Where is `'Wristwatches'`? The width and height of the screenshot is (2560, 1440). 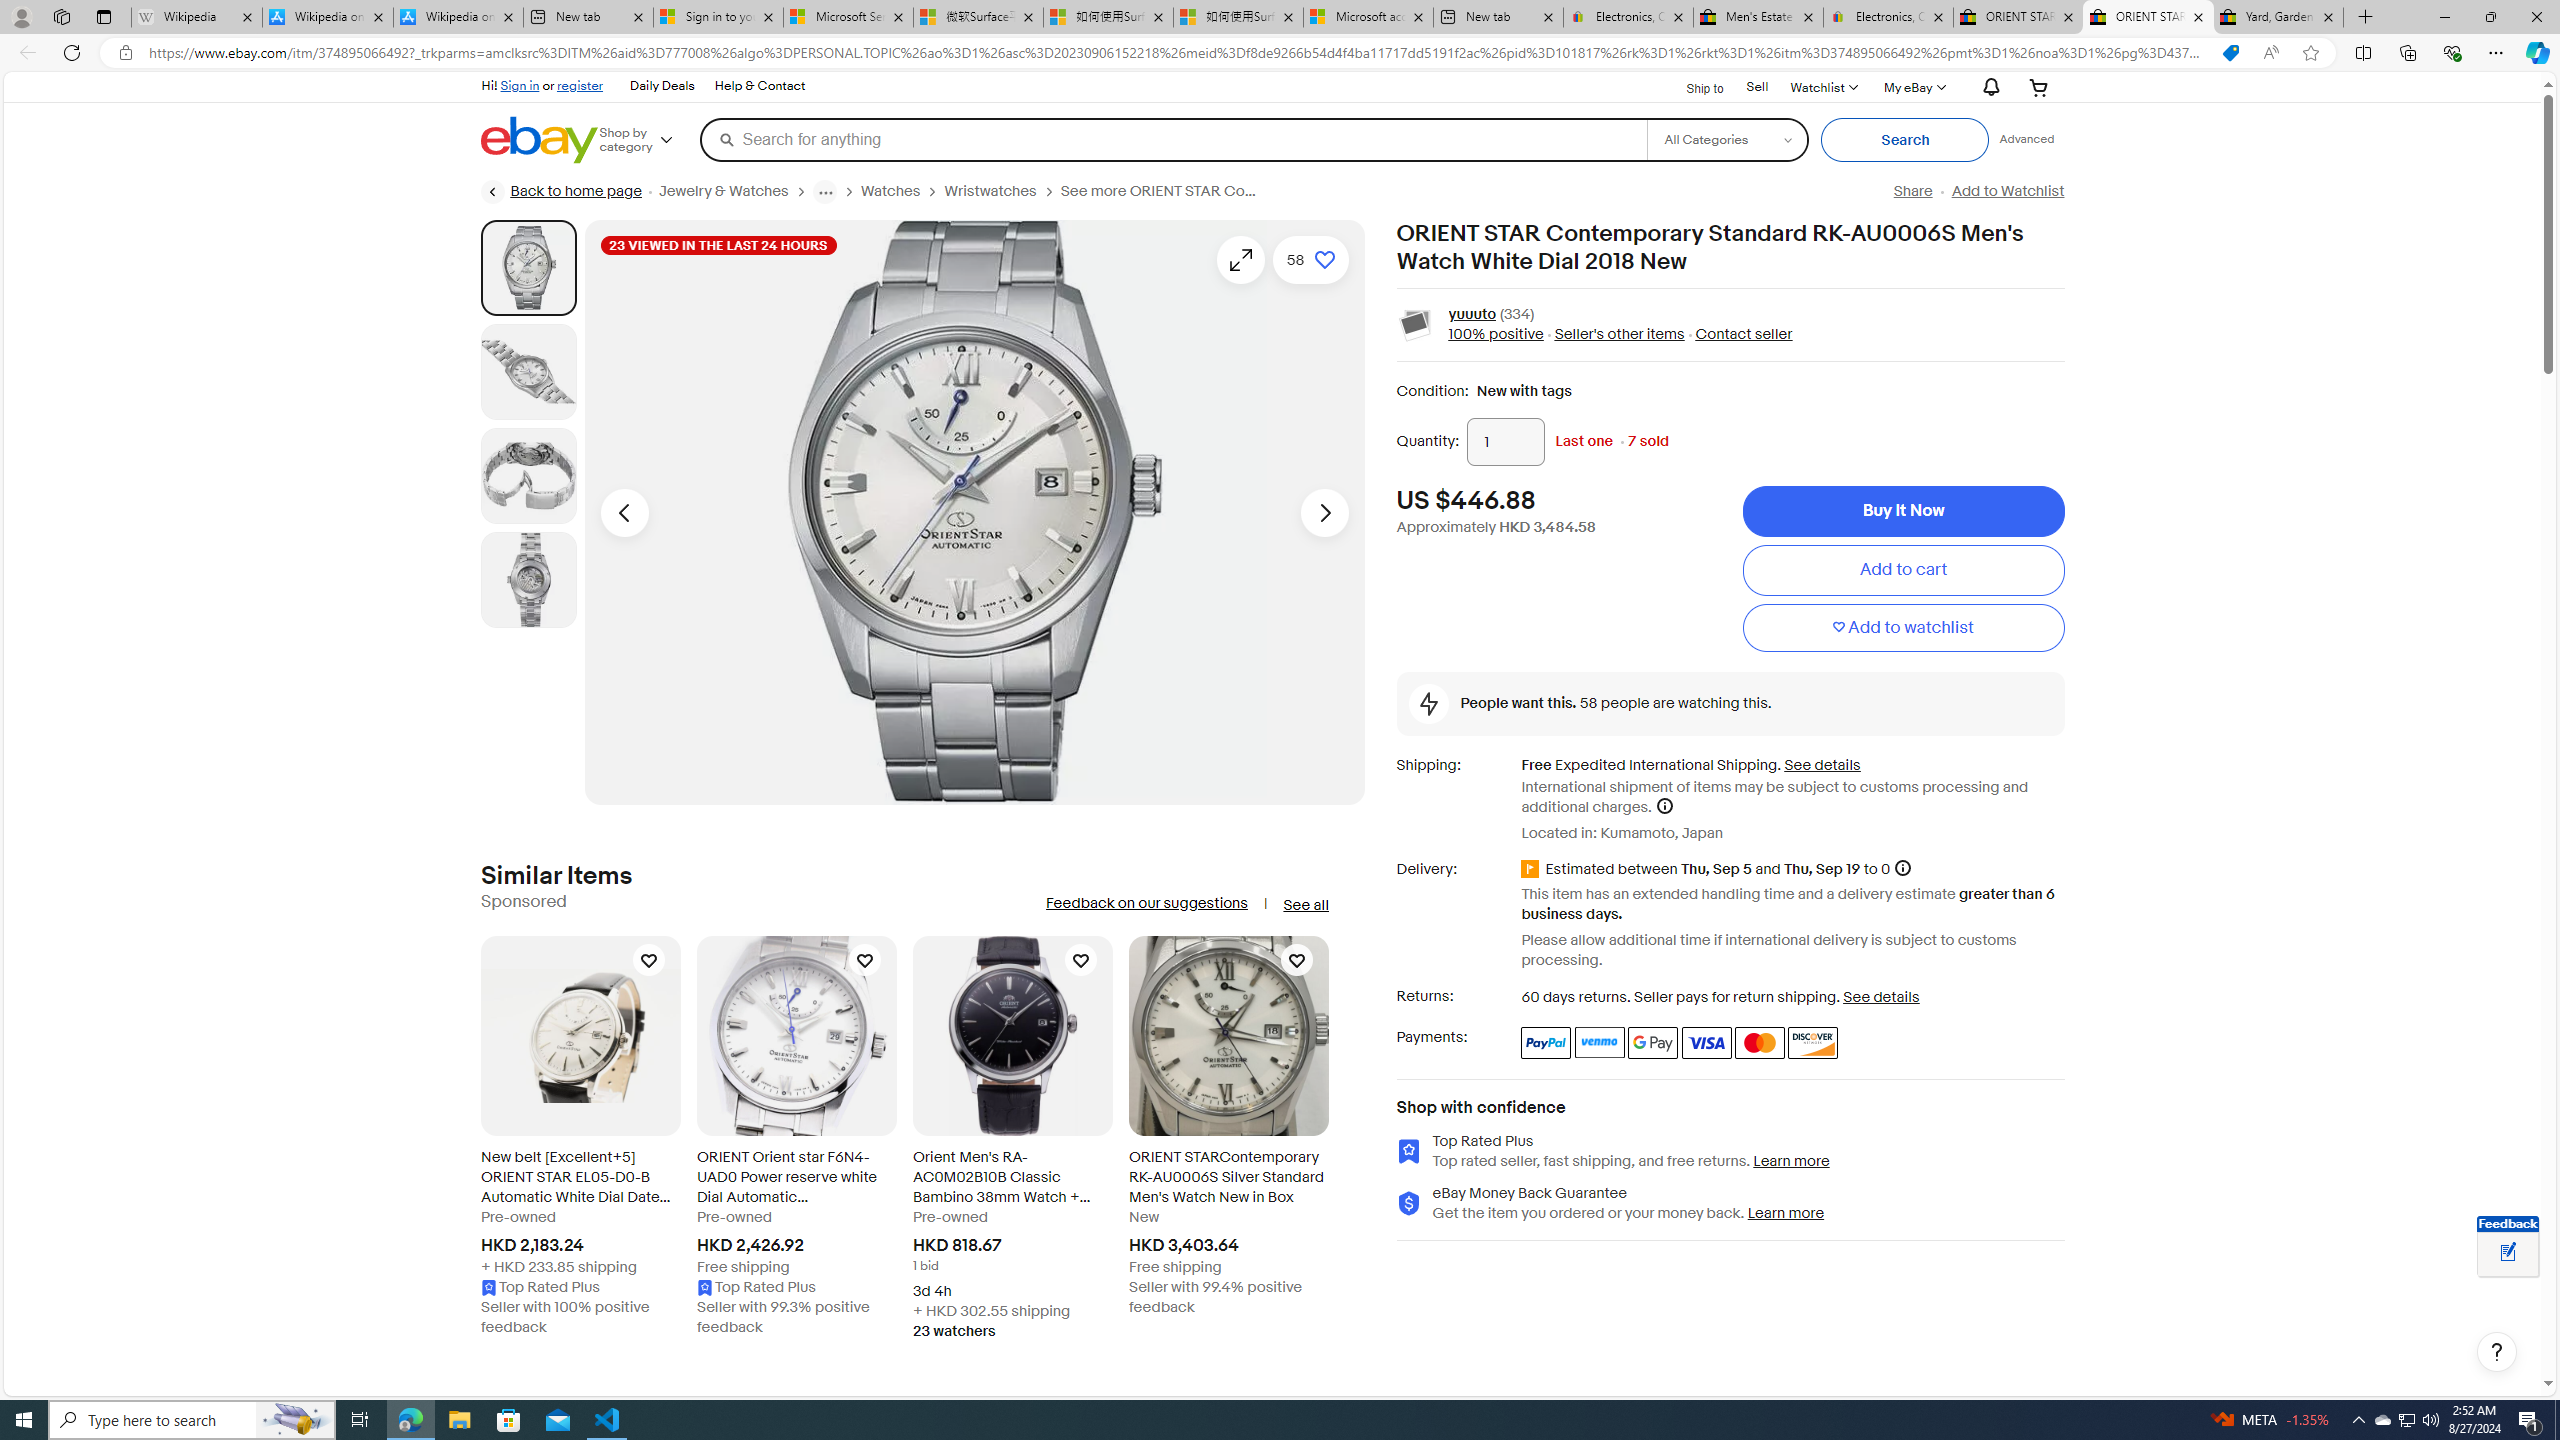
'Wristwatches' is located at coordinates (990, 191).